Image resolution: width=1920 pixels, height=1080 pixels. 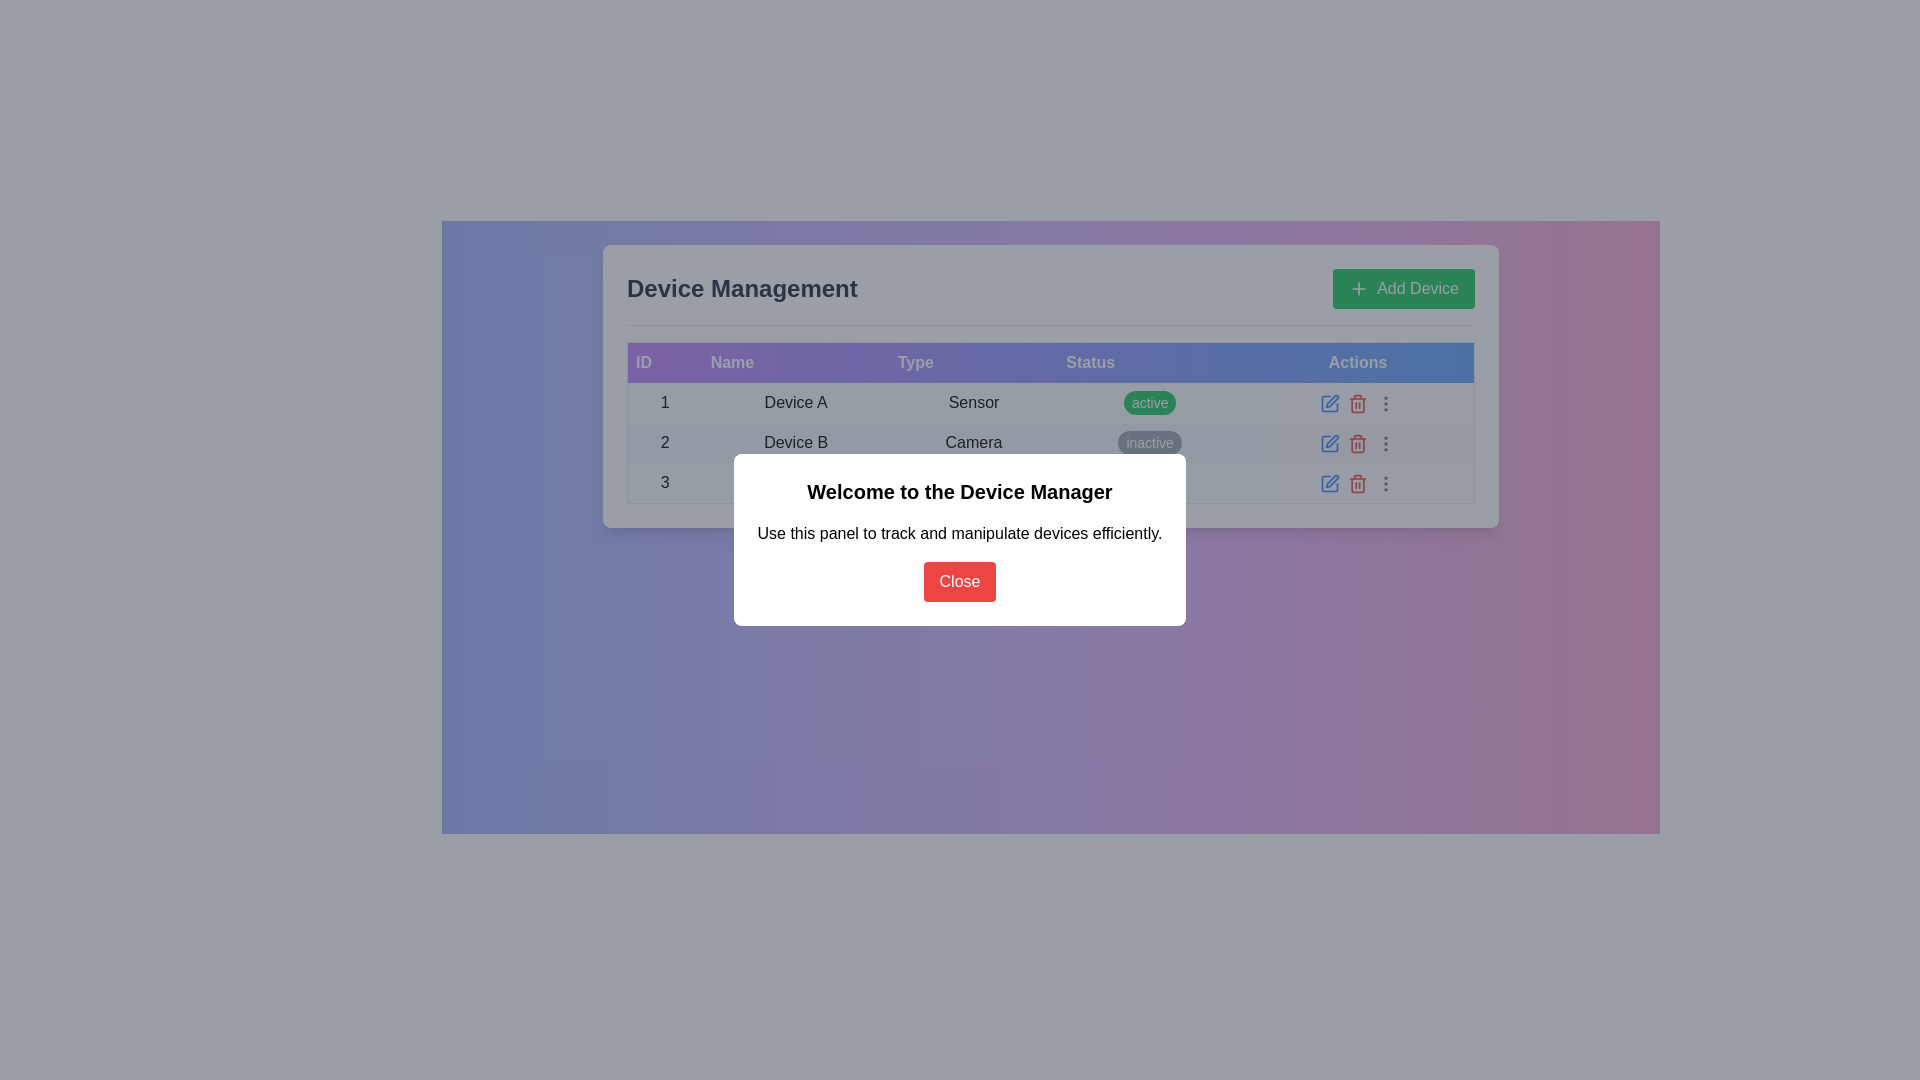 What do you see at coordinates (1358, 483) in the screenshot?
I see `the delete icon located in the Actions column of the third row (Device C) in the table, which is the rightmost cell of this row` at bounding box center [1358, 483].